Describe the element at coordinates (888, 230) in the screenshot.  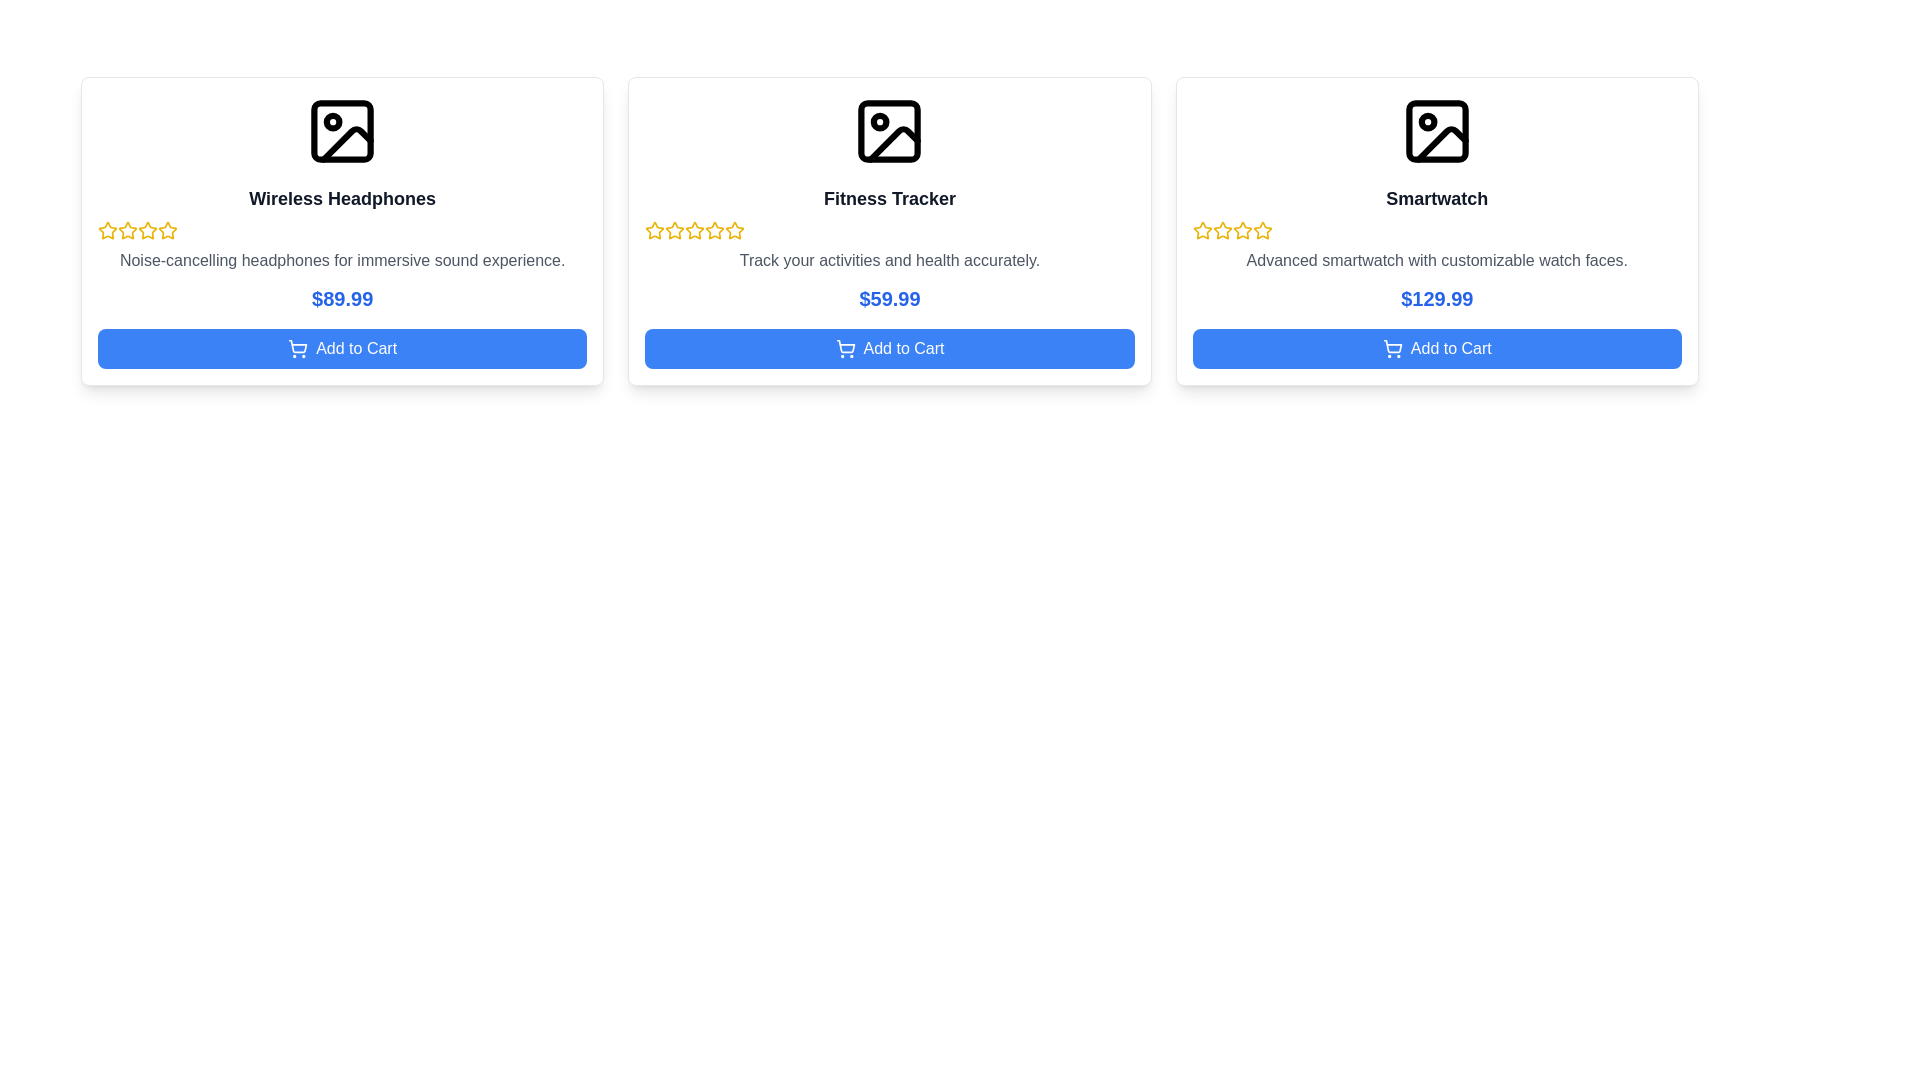
I see `the row of five yellow star icons for rating located centrally below the title 'Fitness Tracker' in the middle card of a three-card layout` at that location.